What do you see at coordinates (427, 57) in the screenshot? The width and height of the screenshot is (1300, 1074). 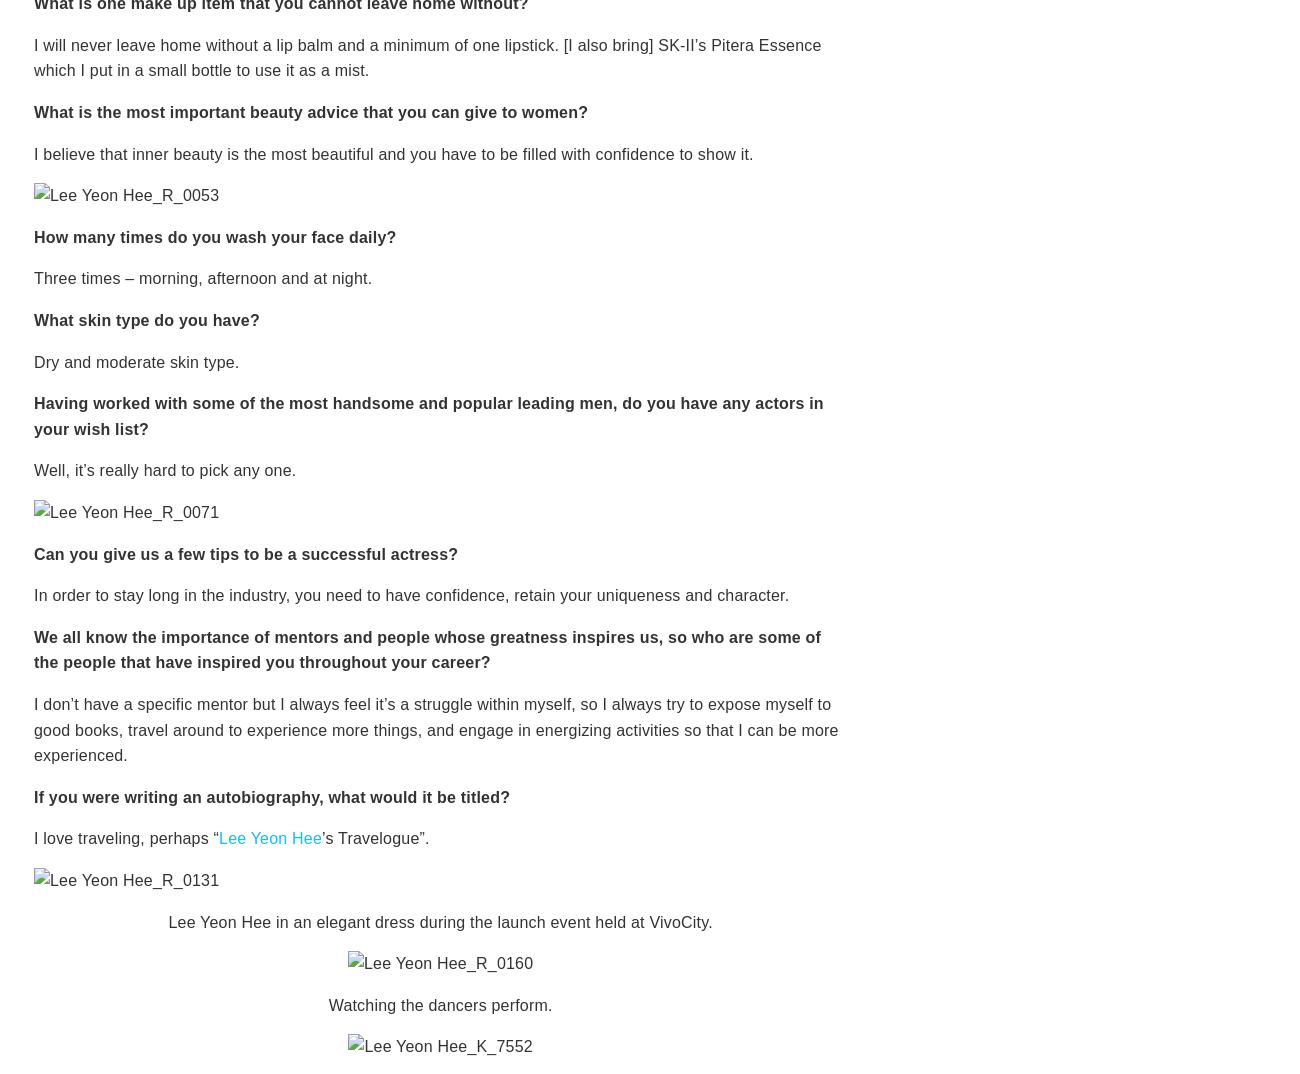 I see `'I will never leave home without a lip balm and a minimum of one lipstick. [I also bring] SK-II’s Pitera Essence which I put in a small bottle to use it as a mist.'` at bounding box center [427, 57].